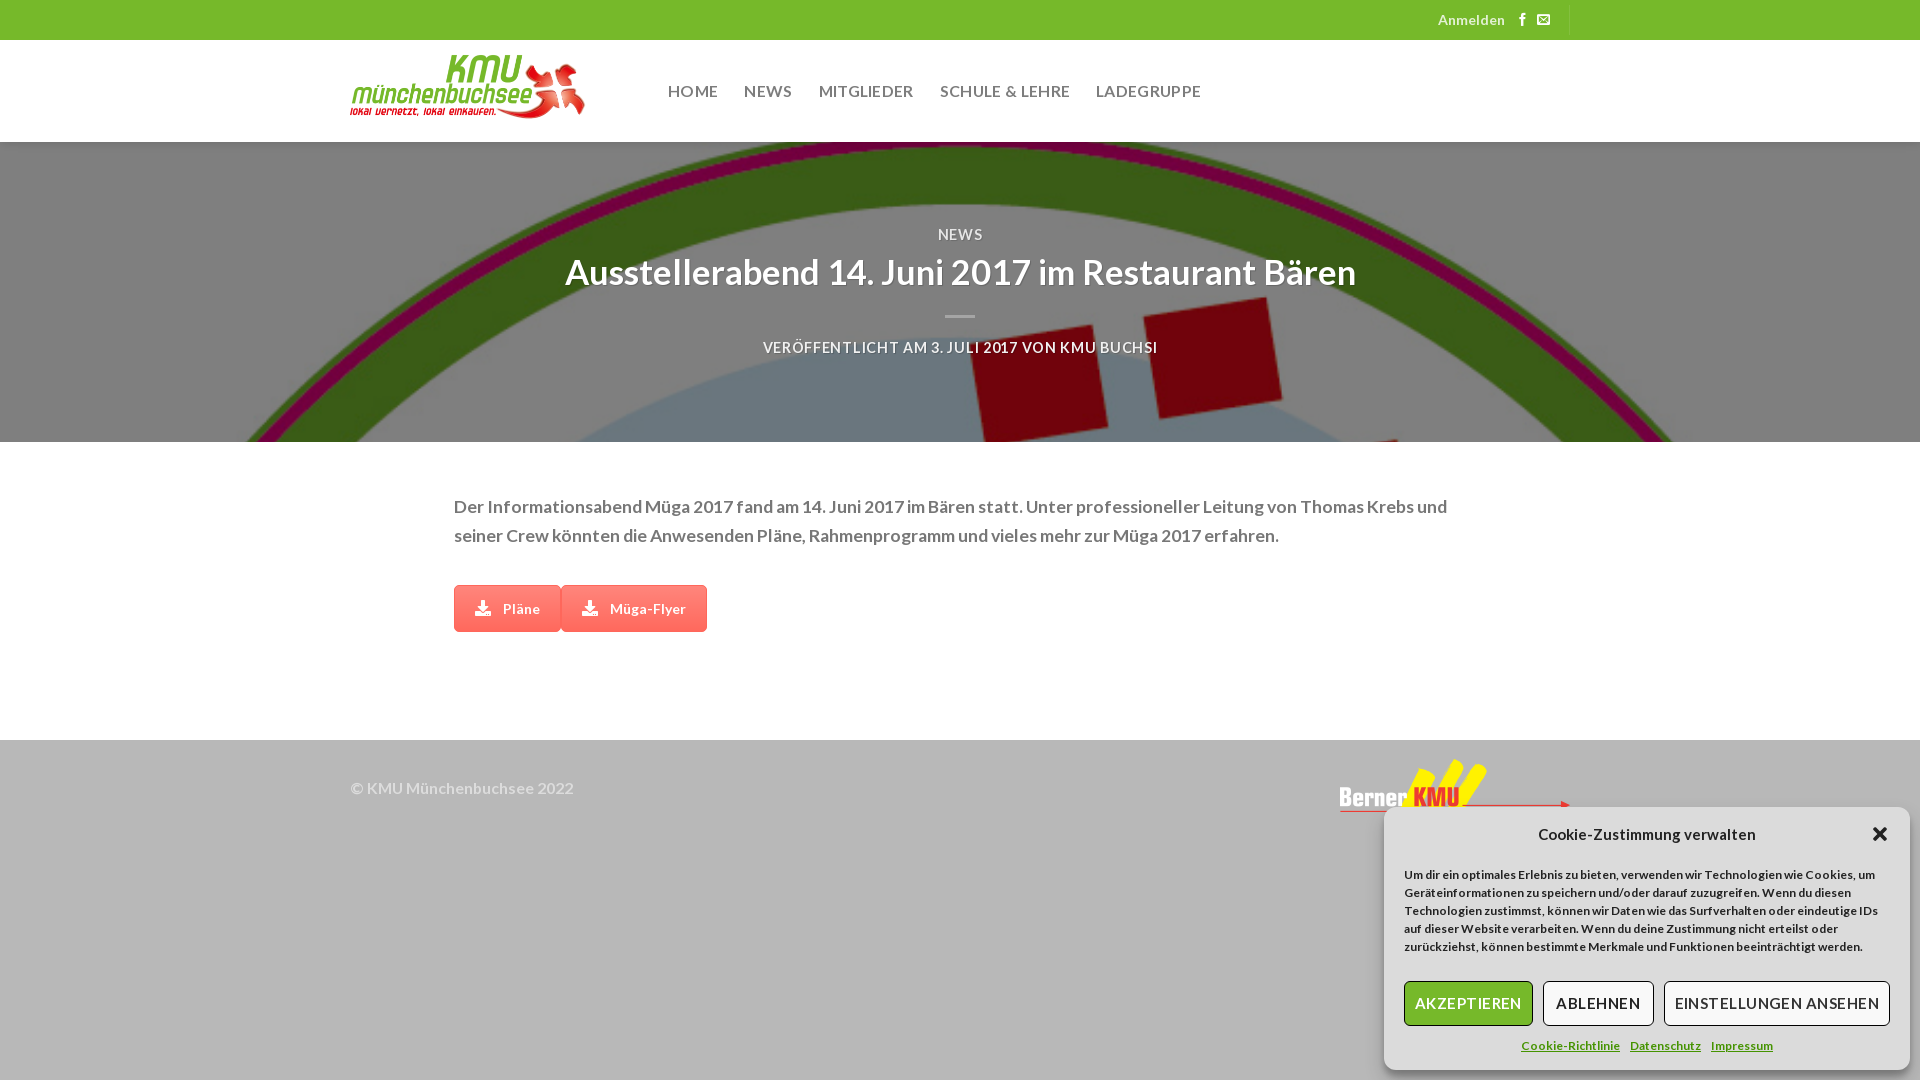  I want to click on '3. JULI 2017', so click(930, 346).